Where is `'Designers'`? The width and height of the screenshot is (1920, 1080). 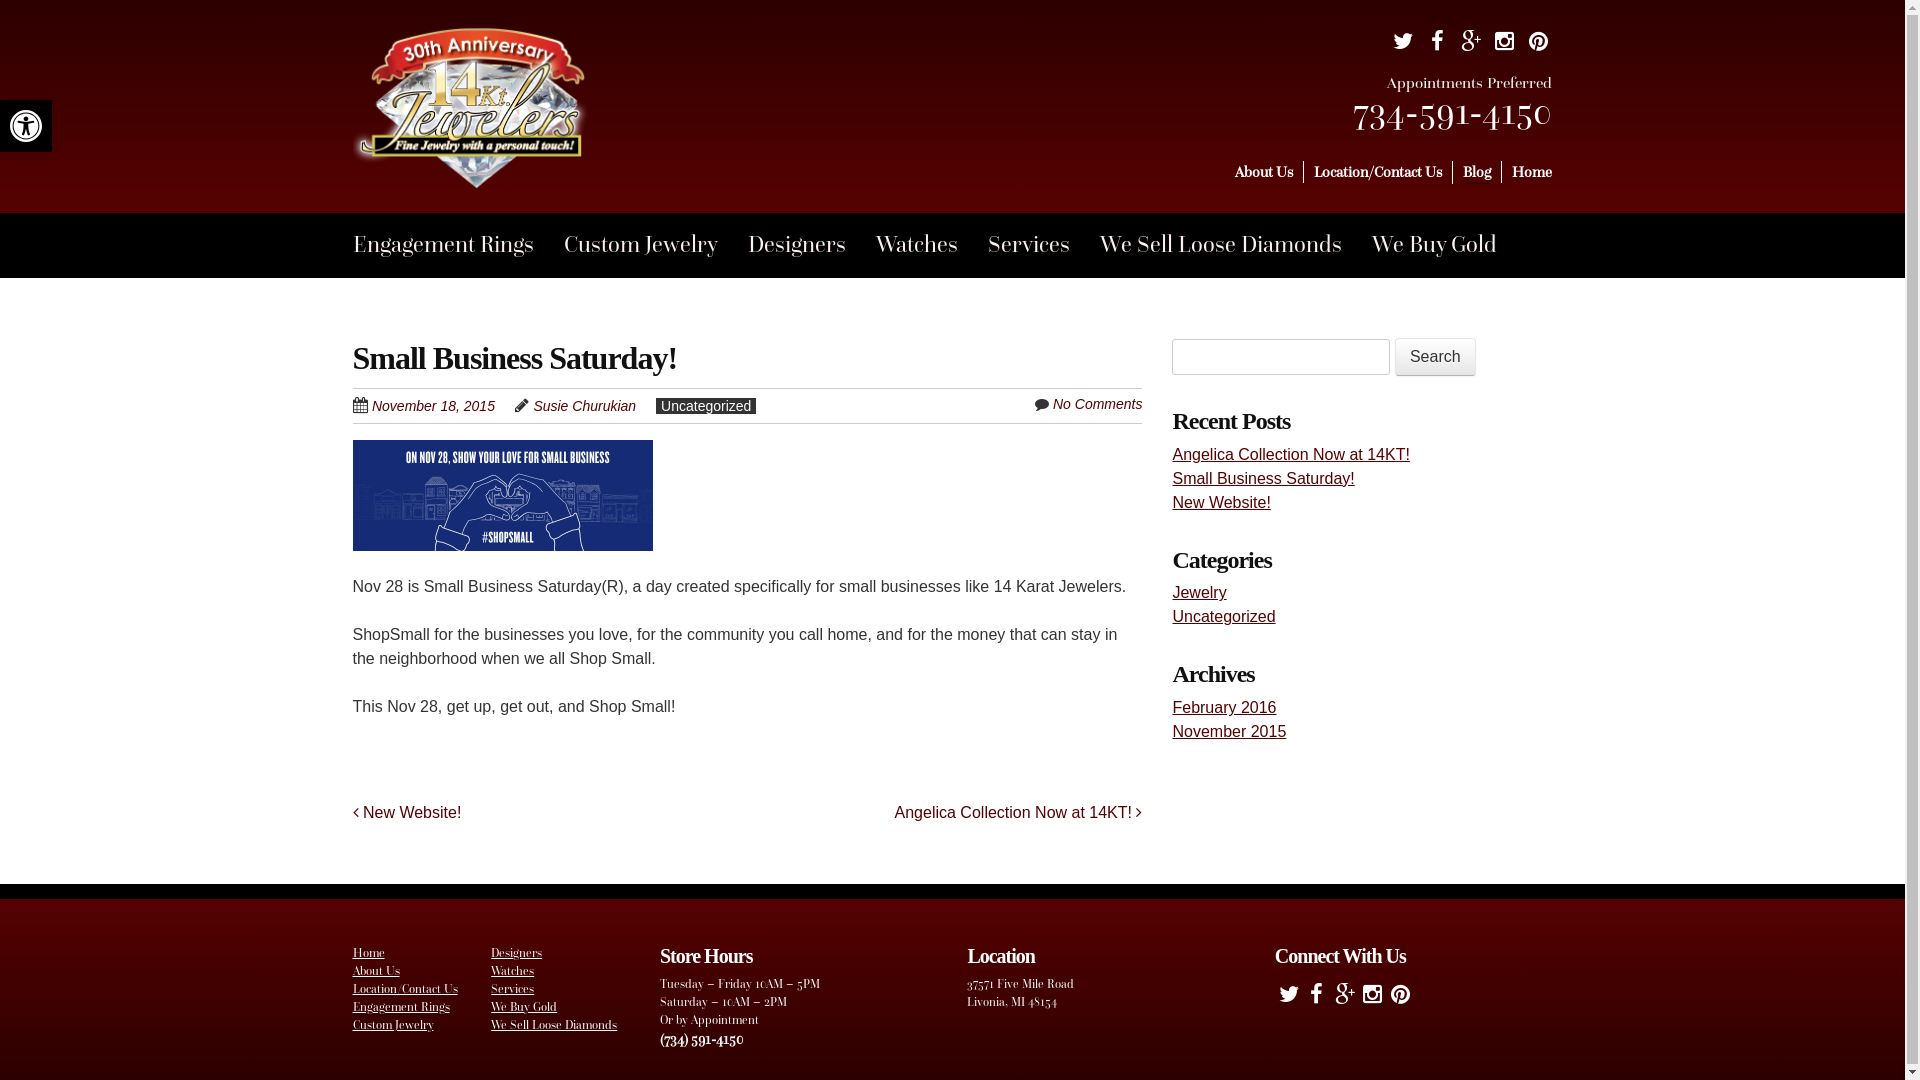 'Designers' is located at coordinates (811, 244).